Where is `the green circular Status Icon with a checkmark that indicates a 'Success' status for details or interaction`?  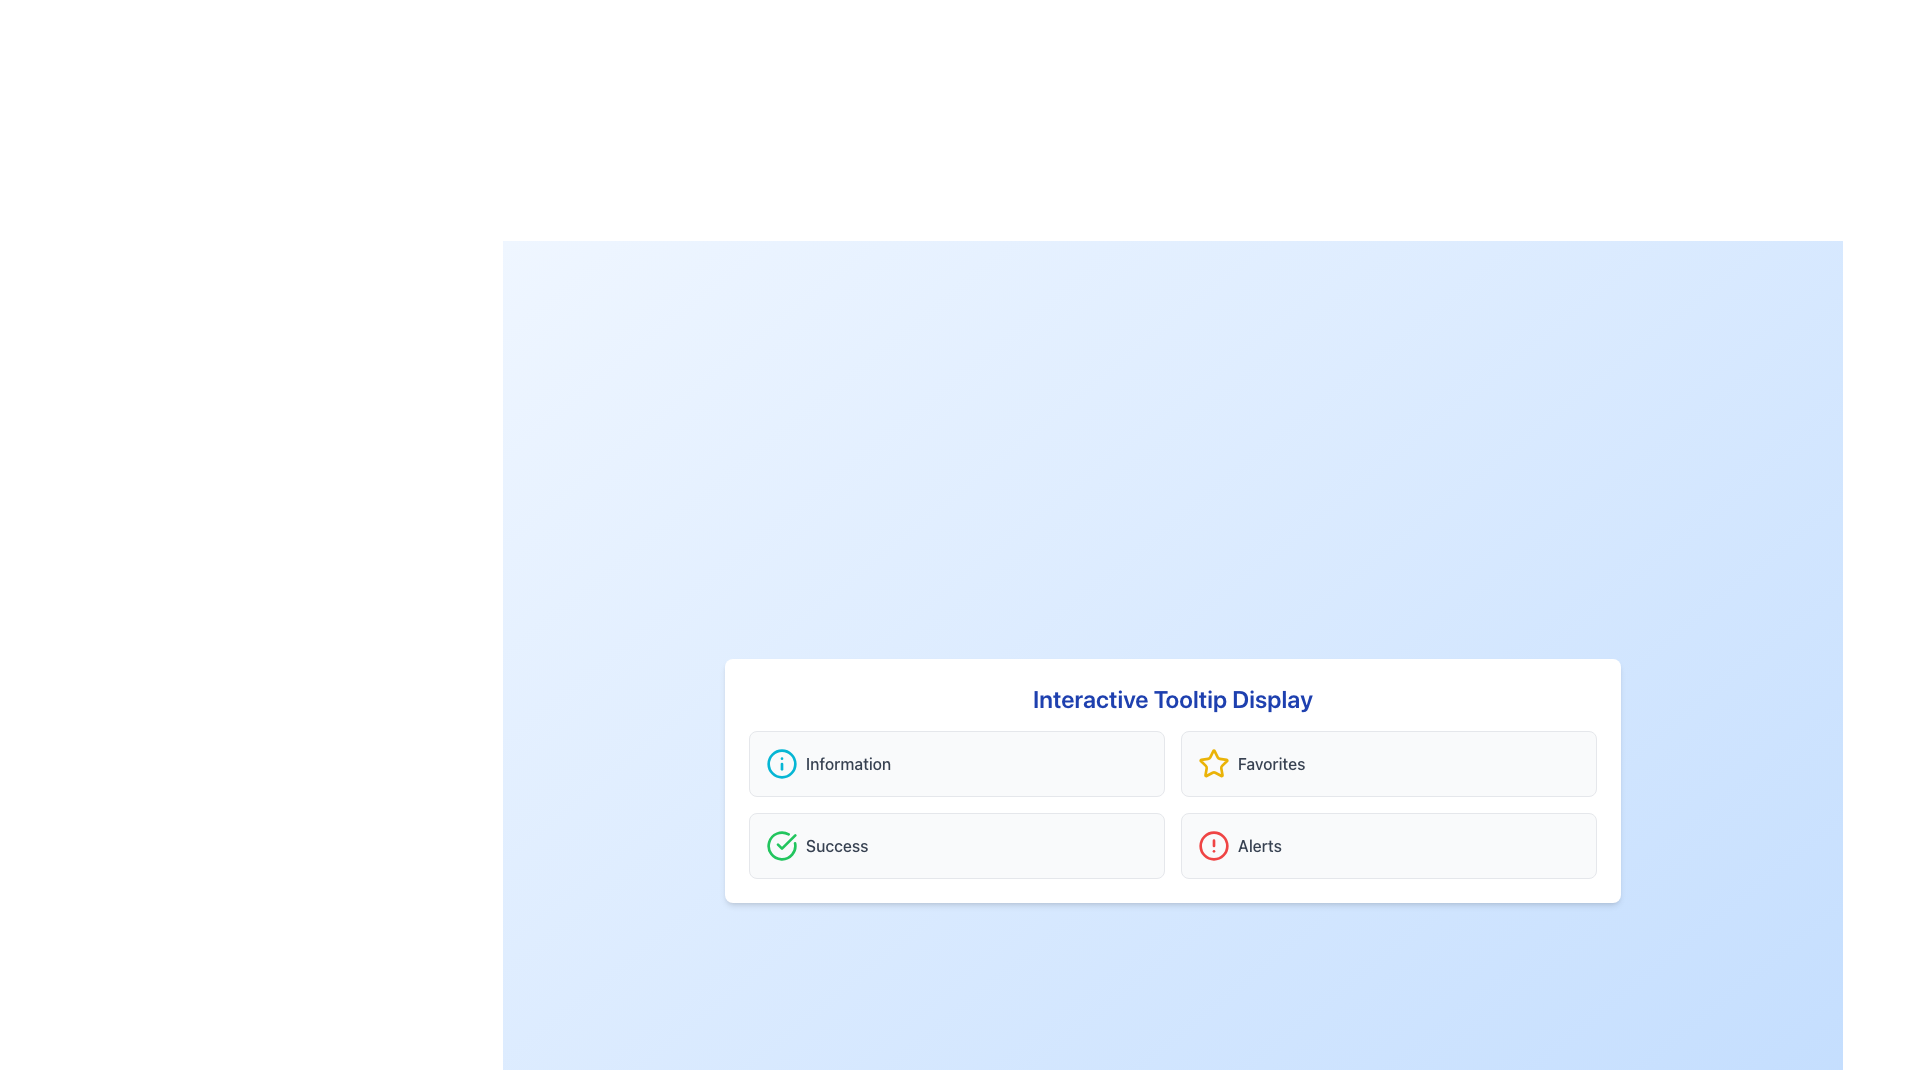 the green circular Status Icon with a checkmark that indicates a 'Success' status for details or interaction is located at coordinates (781, 845).